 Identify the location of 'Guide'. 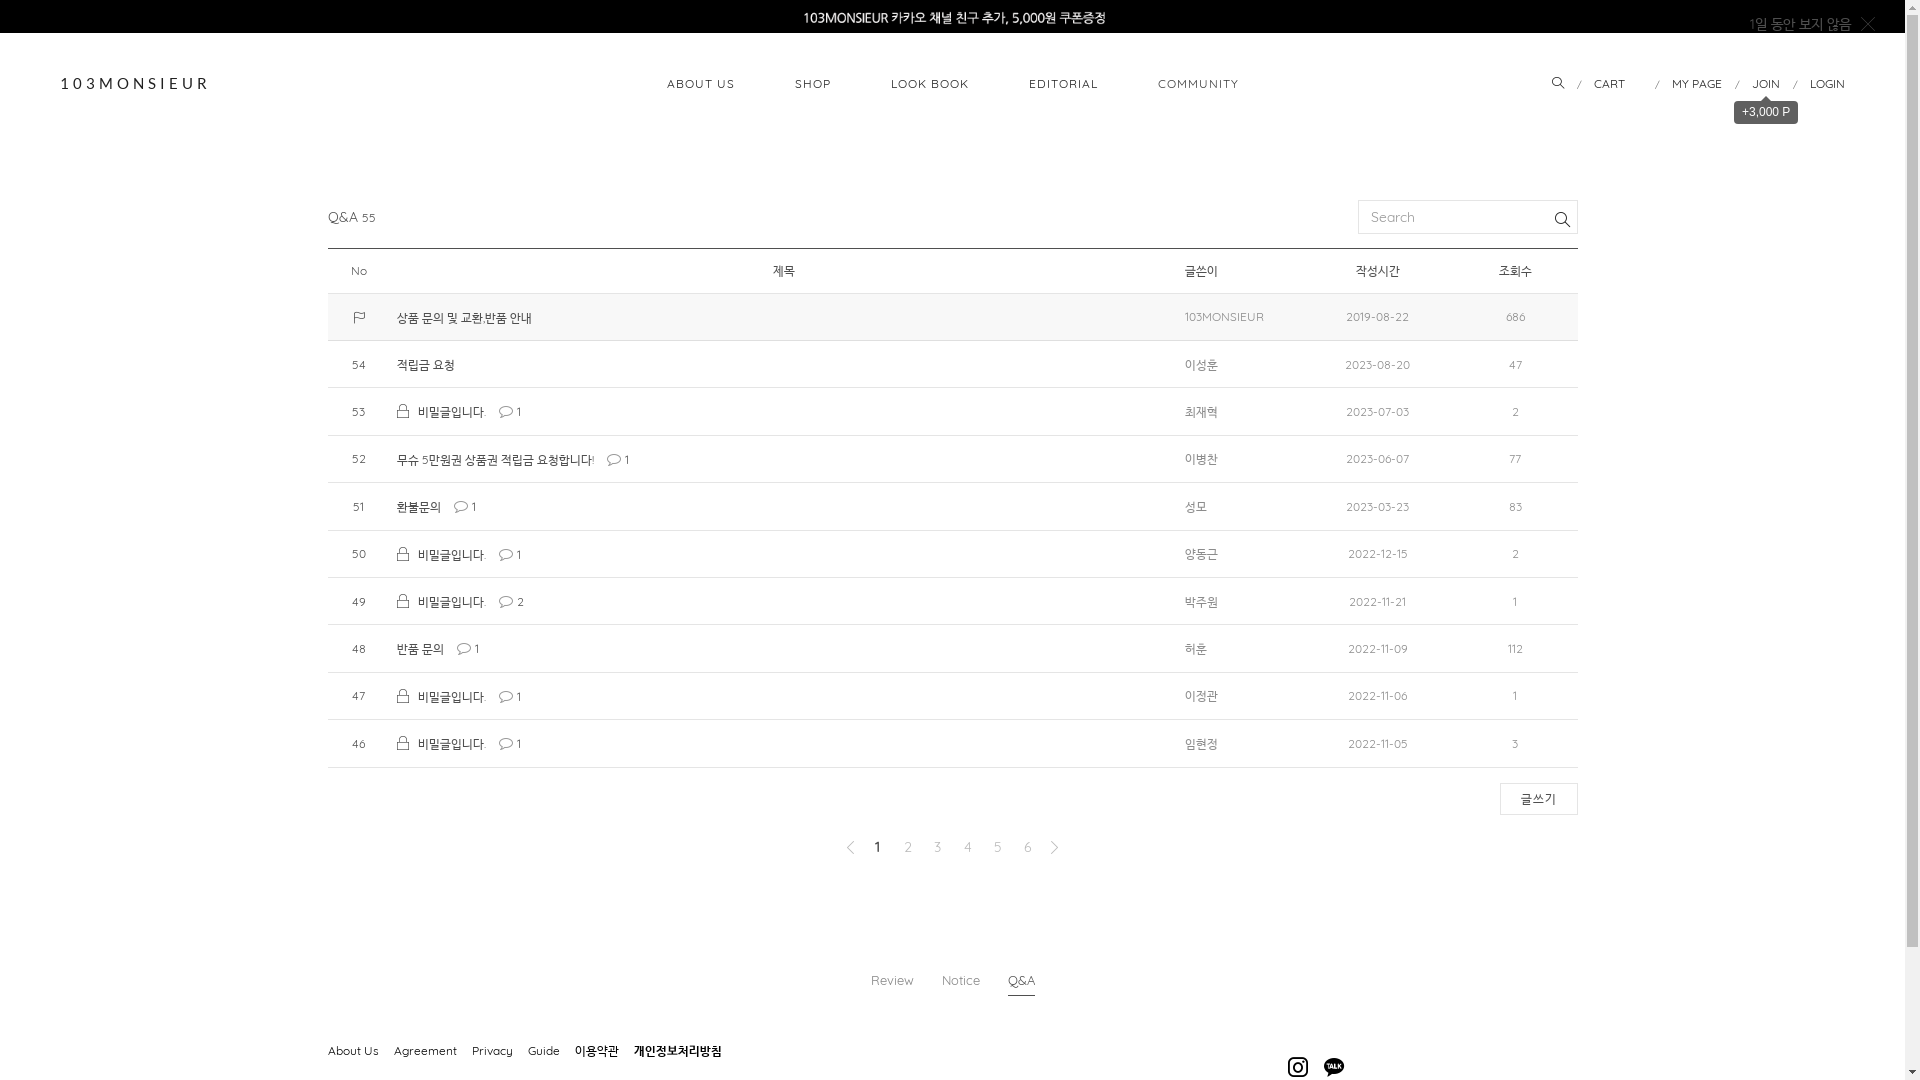
(551, 1049).